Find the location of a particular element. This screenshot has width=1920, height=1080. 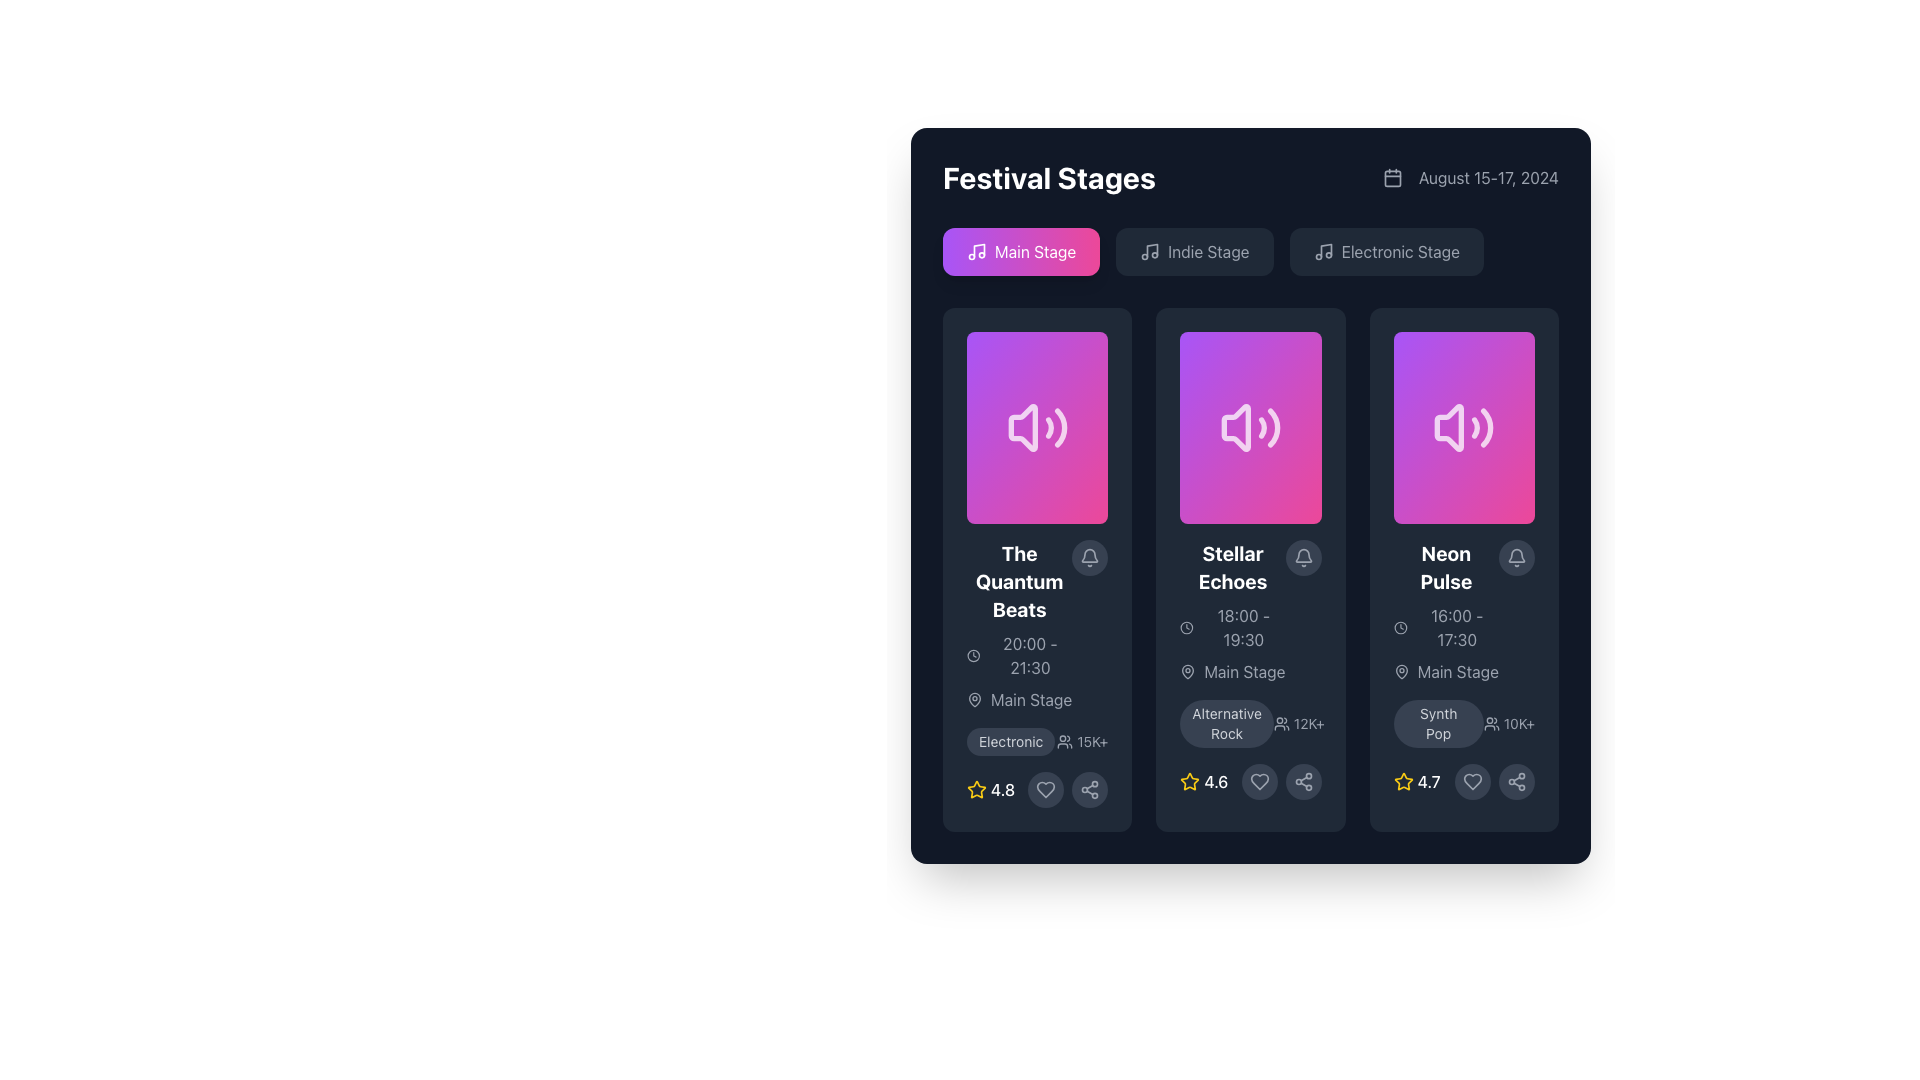

the heart icon button located in the bottom section of the 'Stellar Echoes' card to mark it as favorite or like is located at coordinates (1258, 781).